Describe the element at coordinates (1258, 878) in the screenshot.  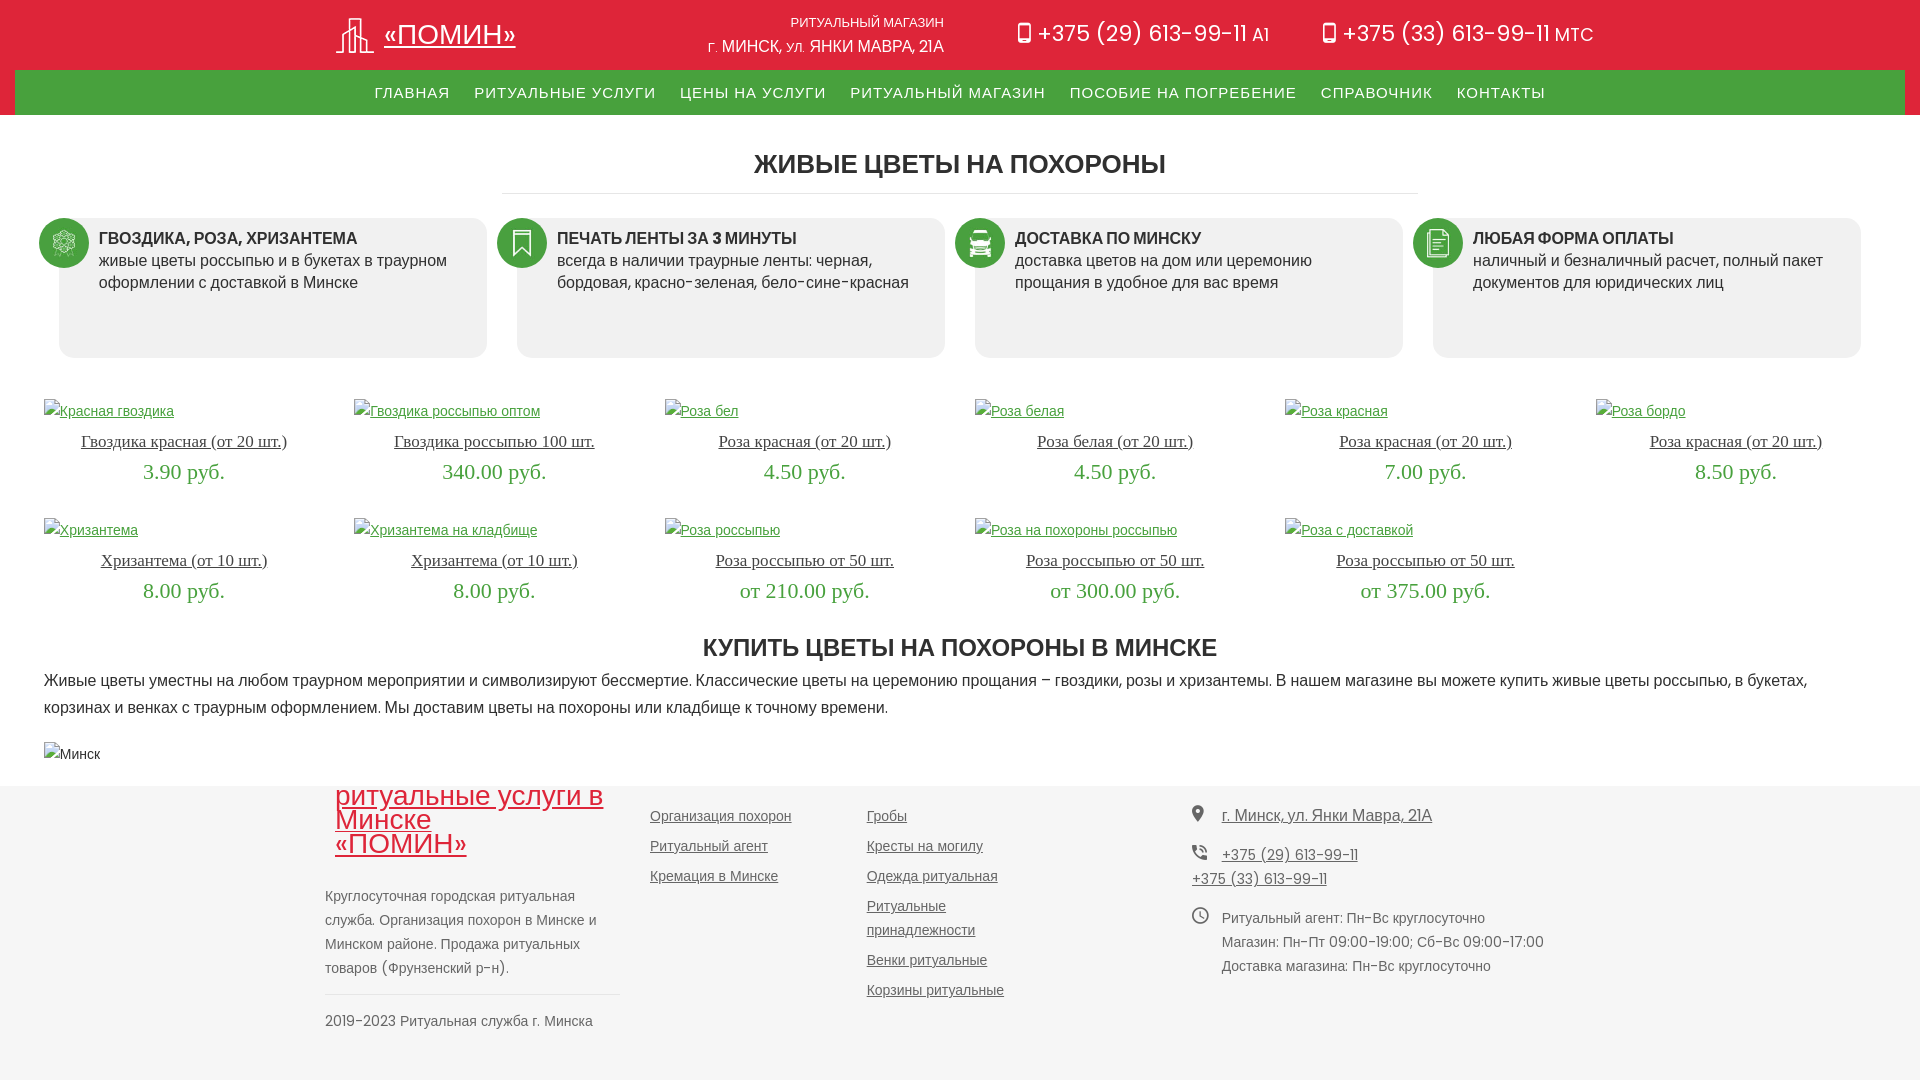
I see `'+375 (33) 613-99-11'` at that location.